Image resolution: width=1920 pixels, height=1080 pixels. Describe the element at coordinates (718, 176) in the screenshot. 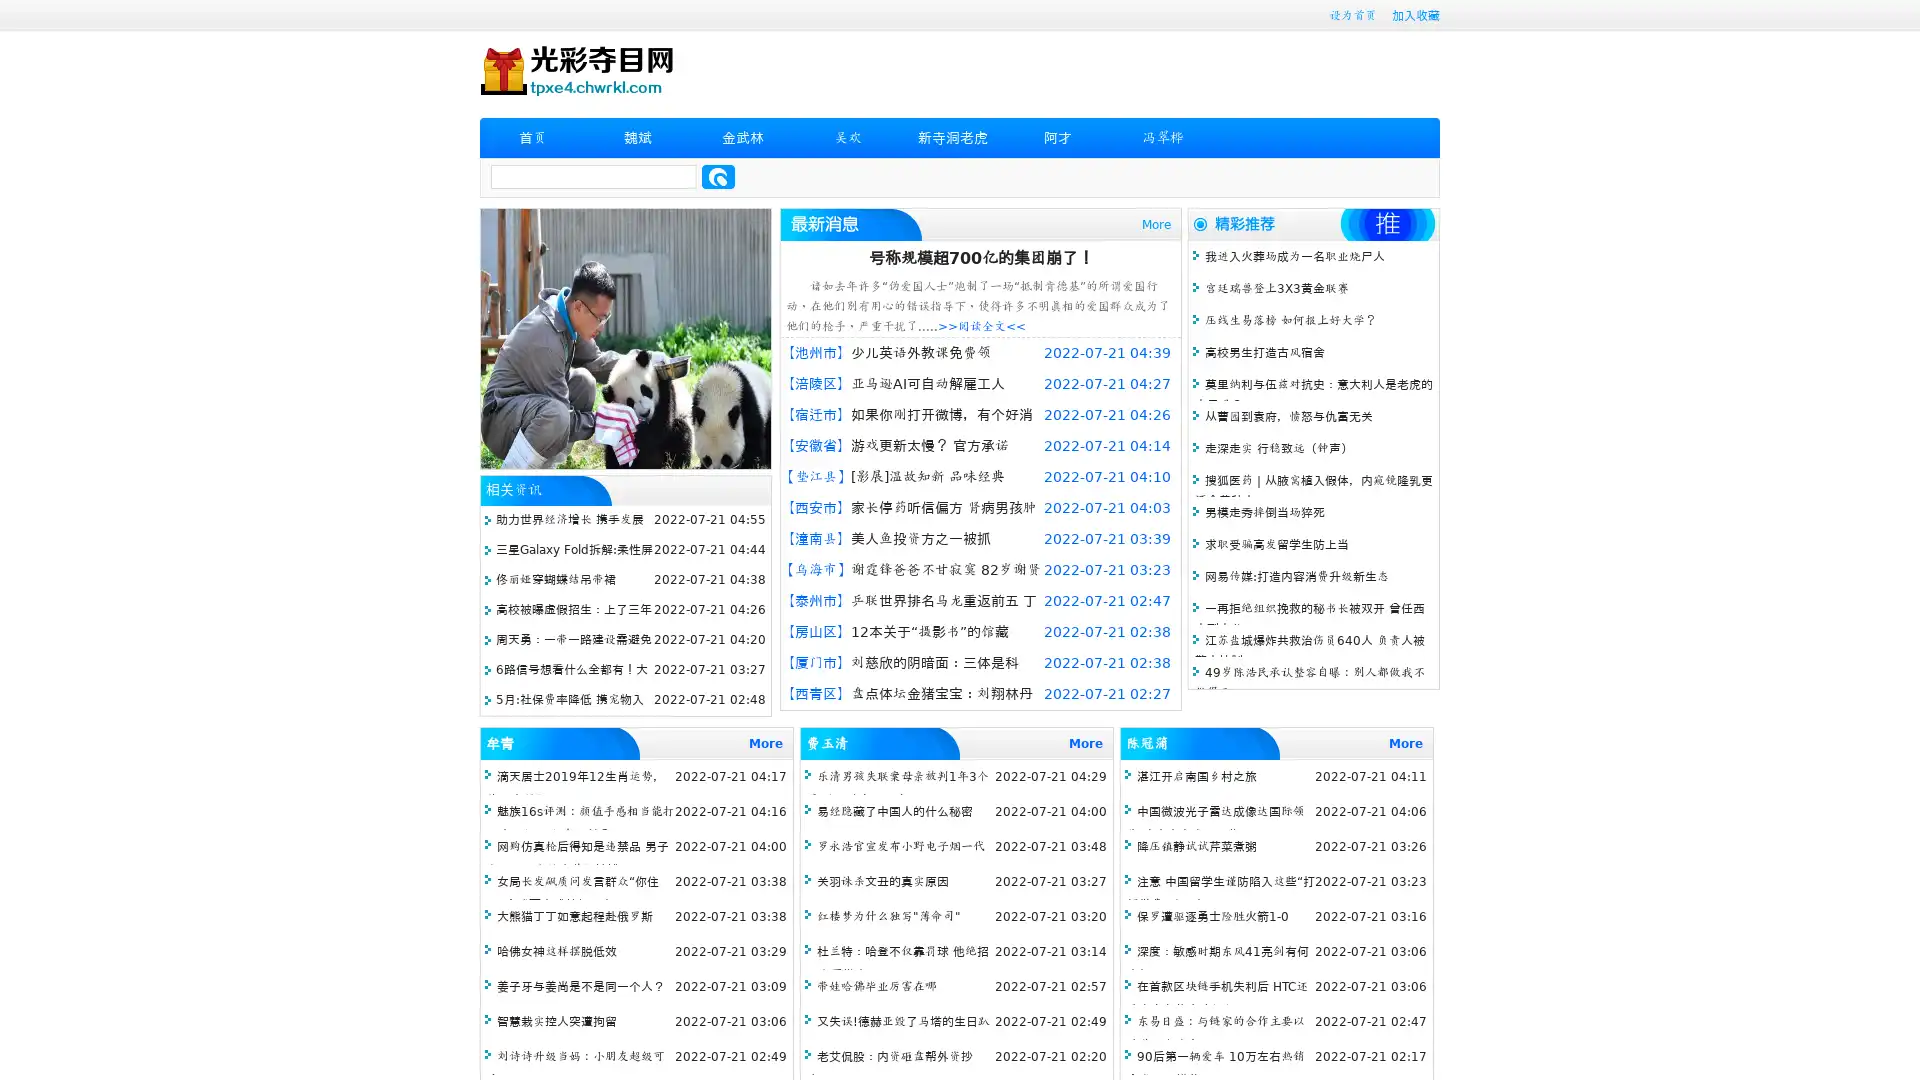

I see `Search` at that location.